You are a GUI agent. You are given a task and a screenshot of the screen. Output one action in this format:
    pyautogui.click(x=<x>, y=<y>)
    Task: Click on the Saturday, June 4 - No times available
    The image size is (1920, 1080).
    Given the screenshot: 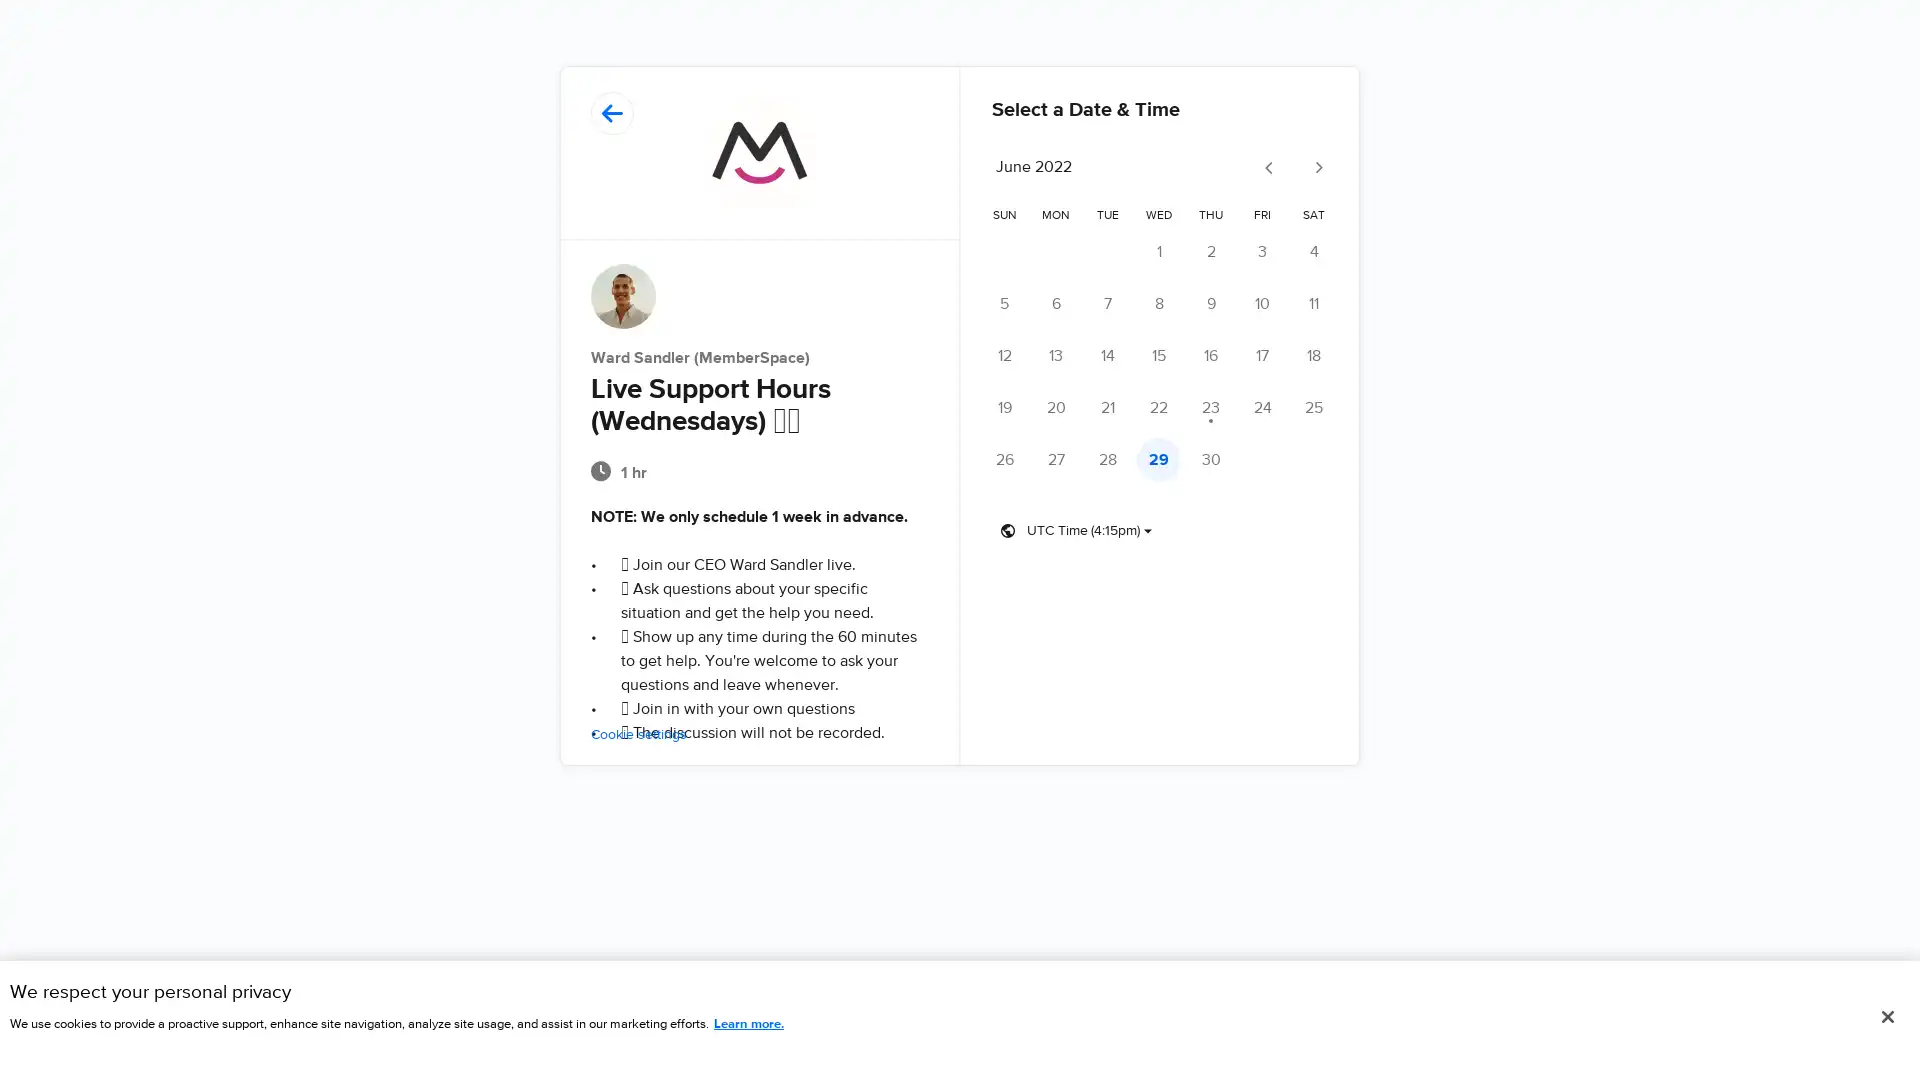 What is the action you would take?
    pyautogui.click(x=1314, y=250)
    